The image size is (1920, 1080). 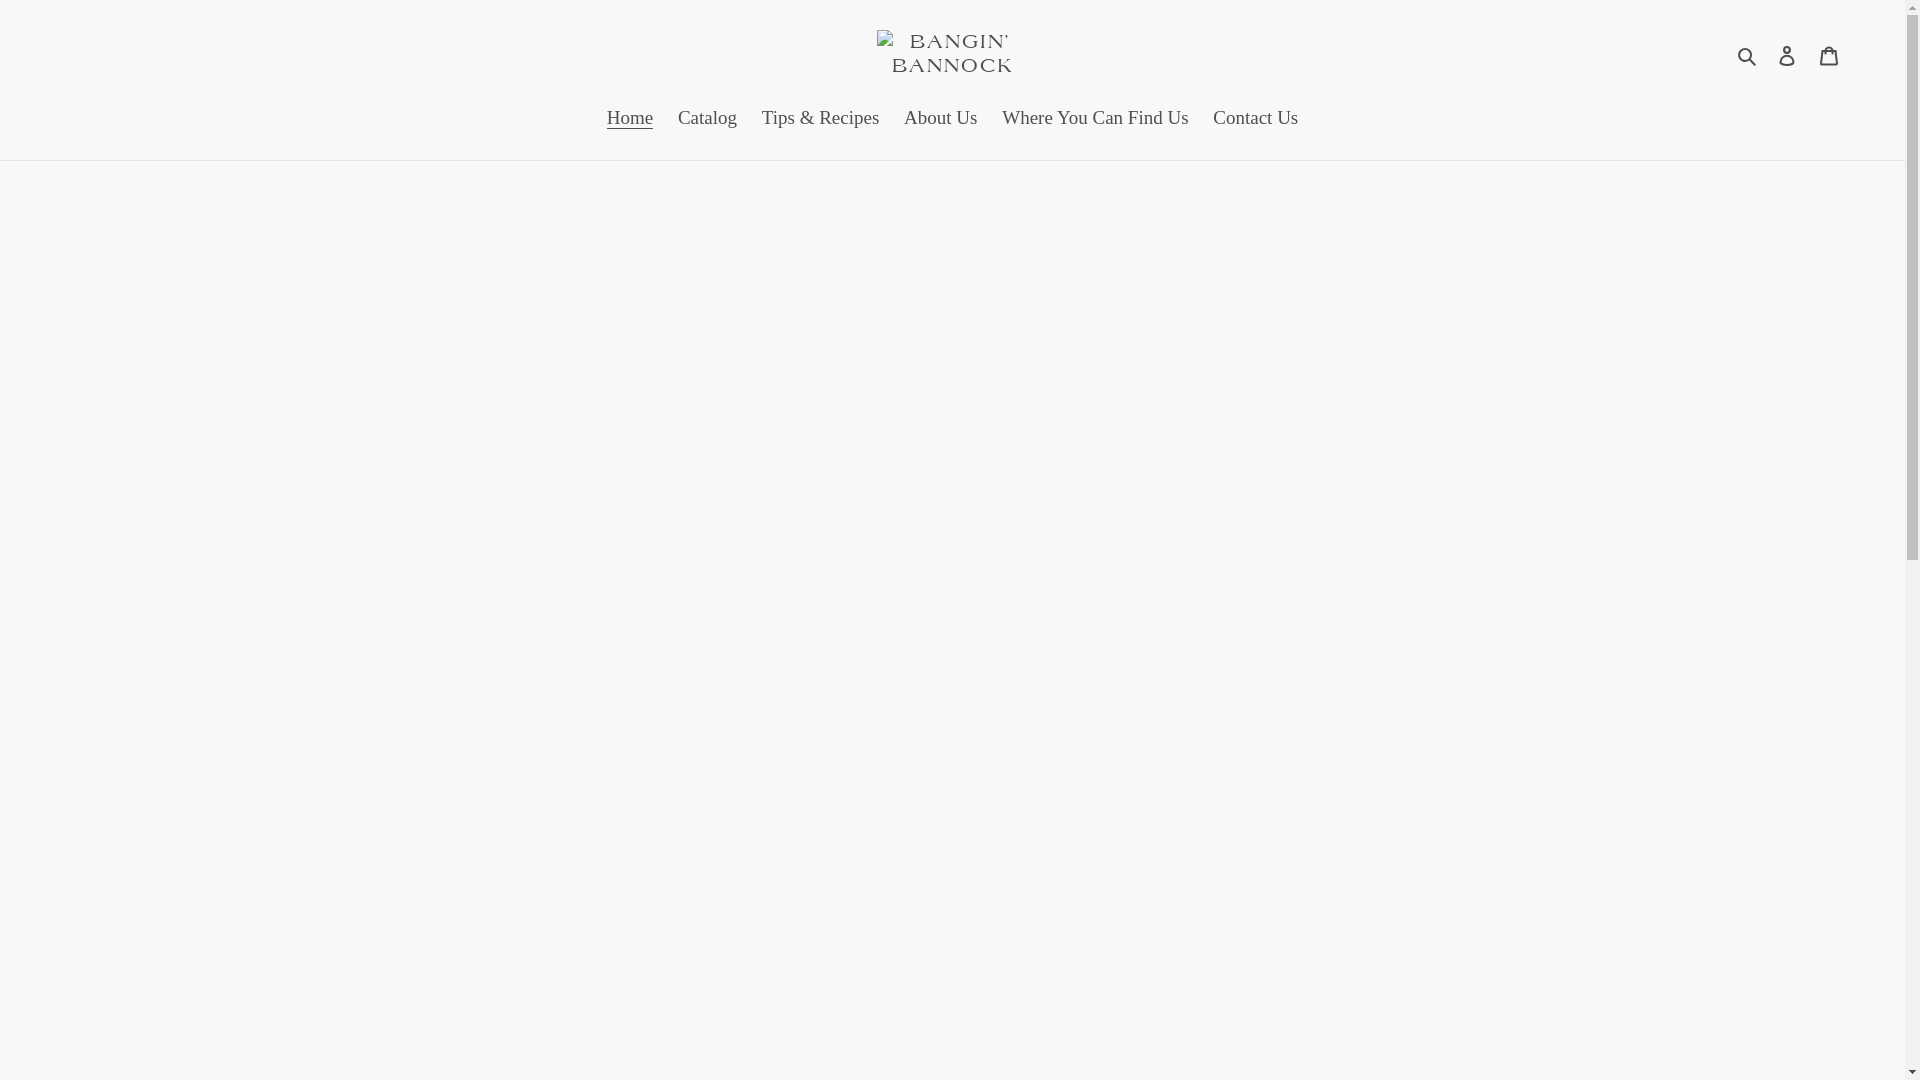 What do you see at coordinates (1747, 53) in the screenshot?
I see `'Search'` at bounding box center [1747, 53].